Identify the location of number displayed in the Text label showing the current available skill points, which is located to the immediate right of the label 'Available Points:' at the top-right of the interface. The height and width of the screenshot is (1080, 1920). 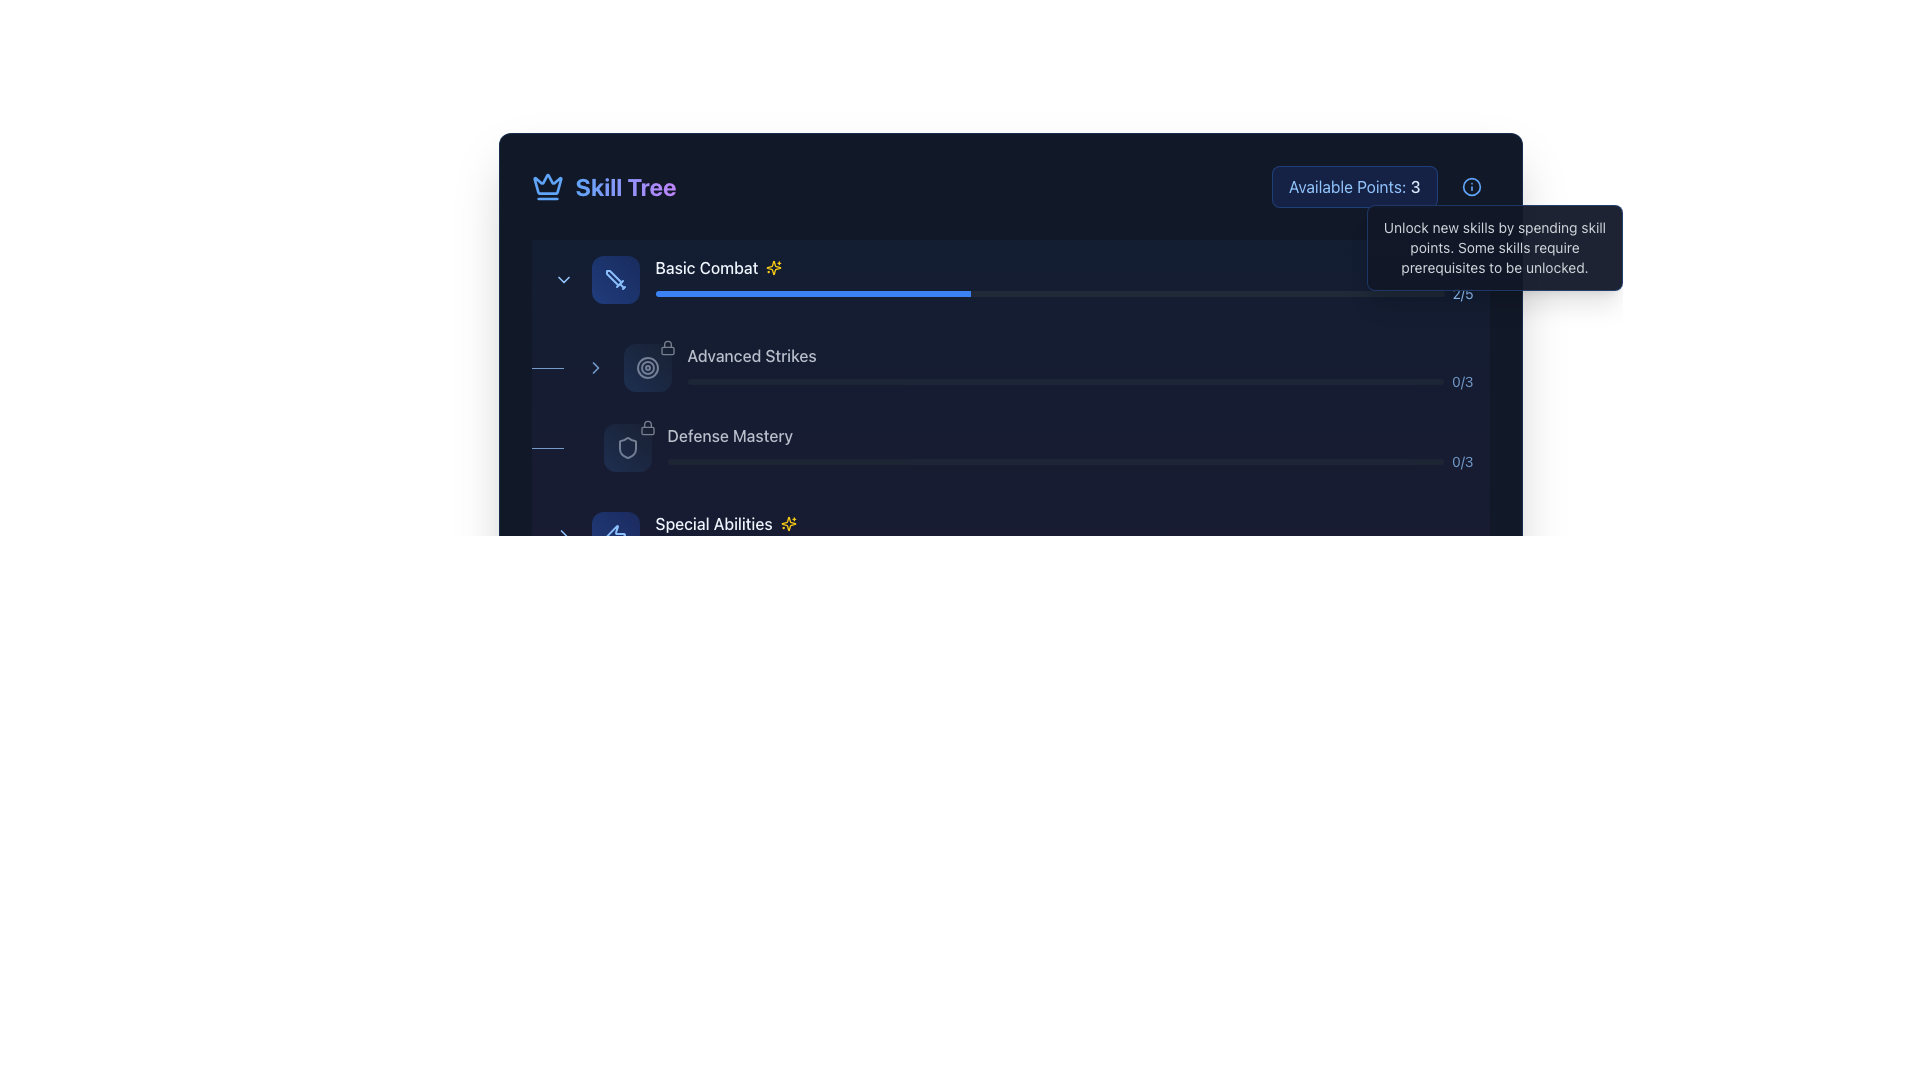
(1414, 186).